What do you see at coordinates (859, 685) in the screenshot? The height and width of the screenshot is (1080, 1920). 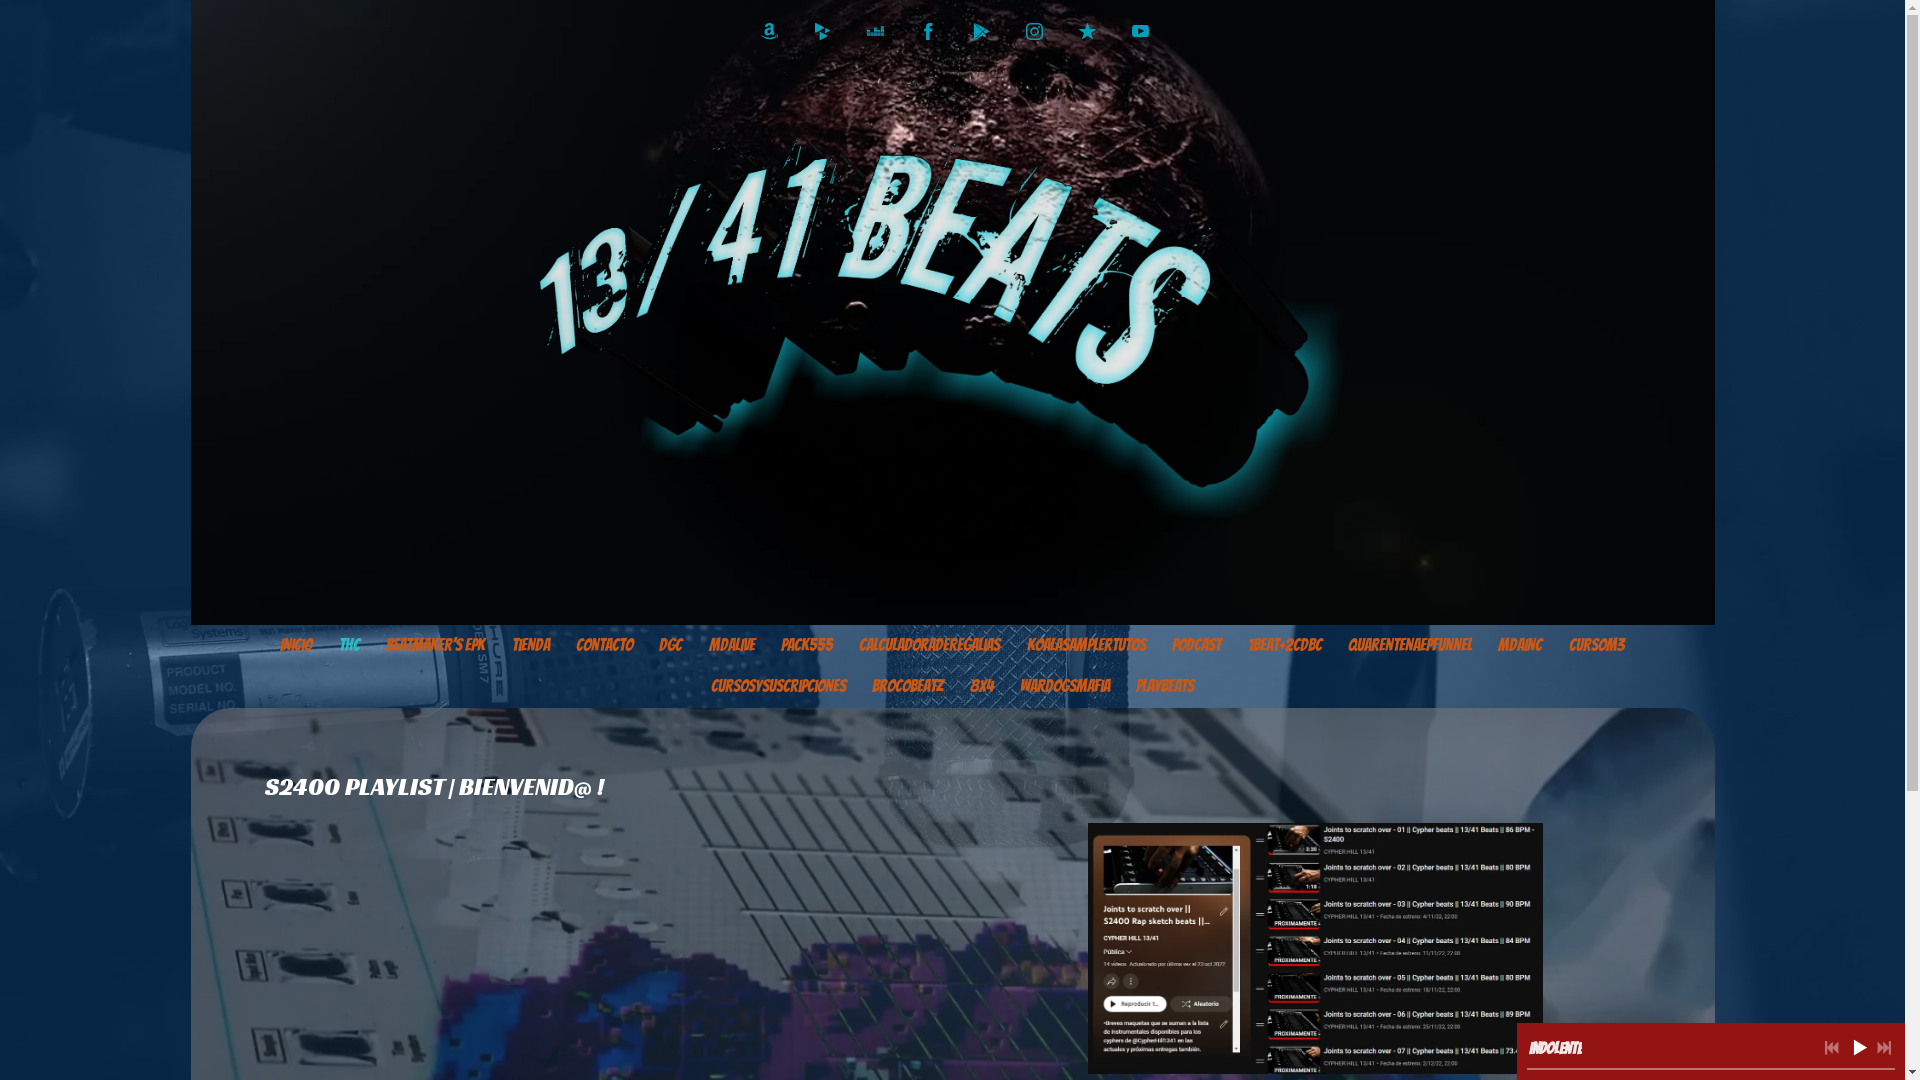 I see `'BrocoBeatz'` at bounding box center [859, 685].